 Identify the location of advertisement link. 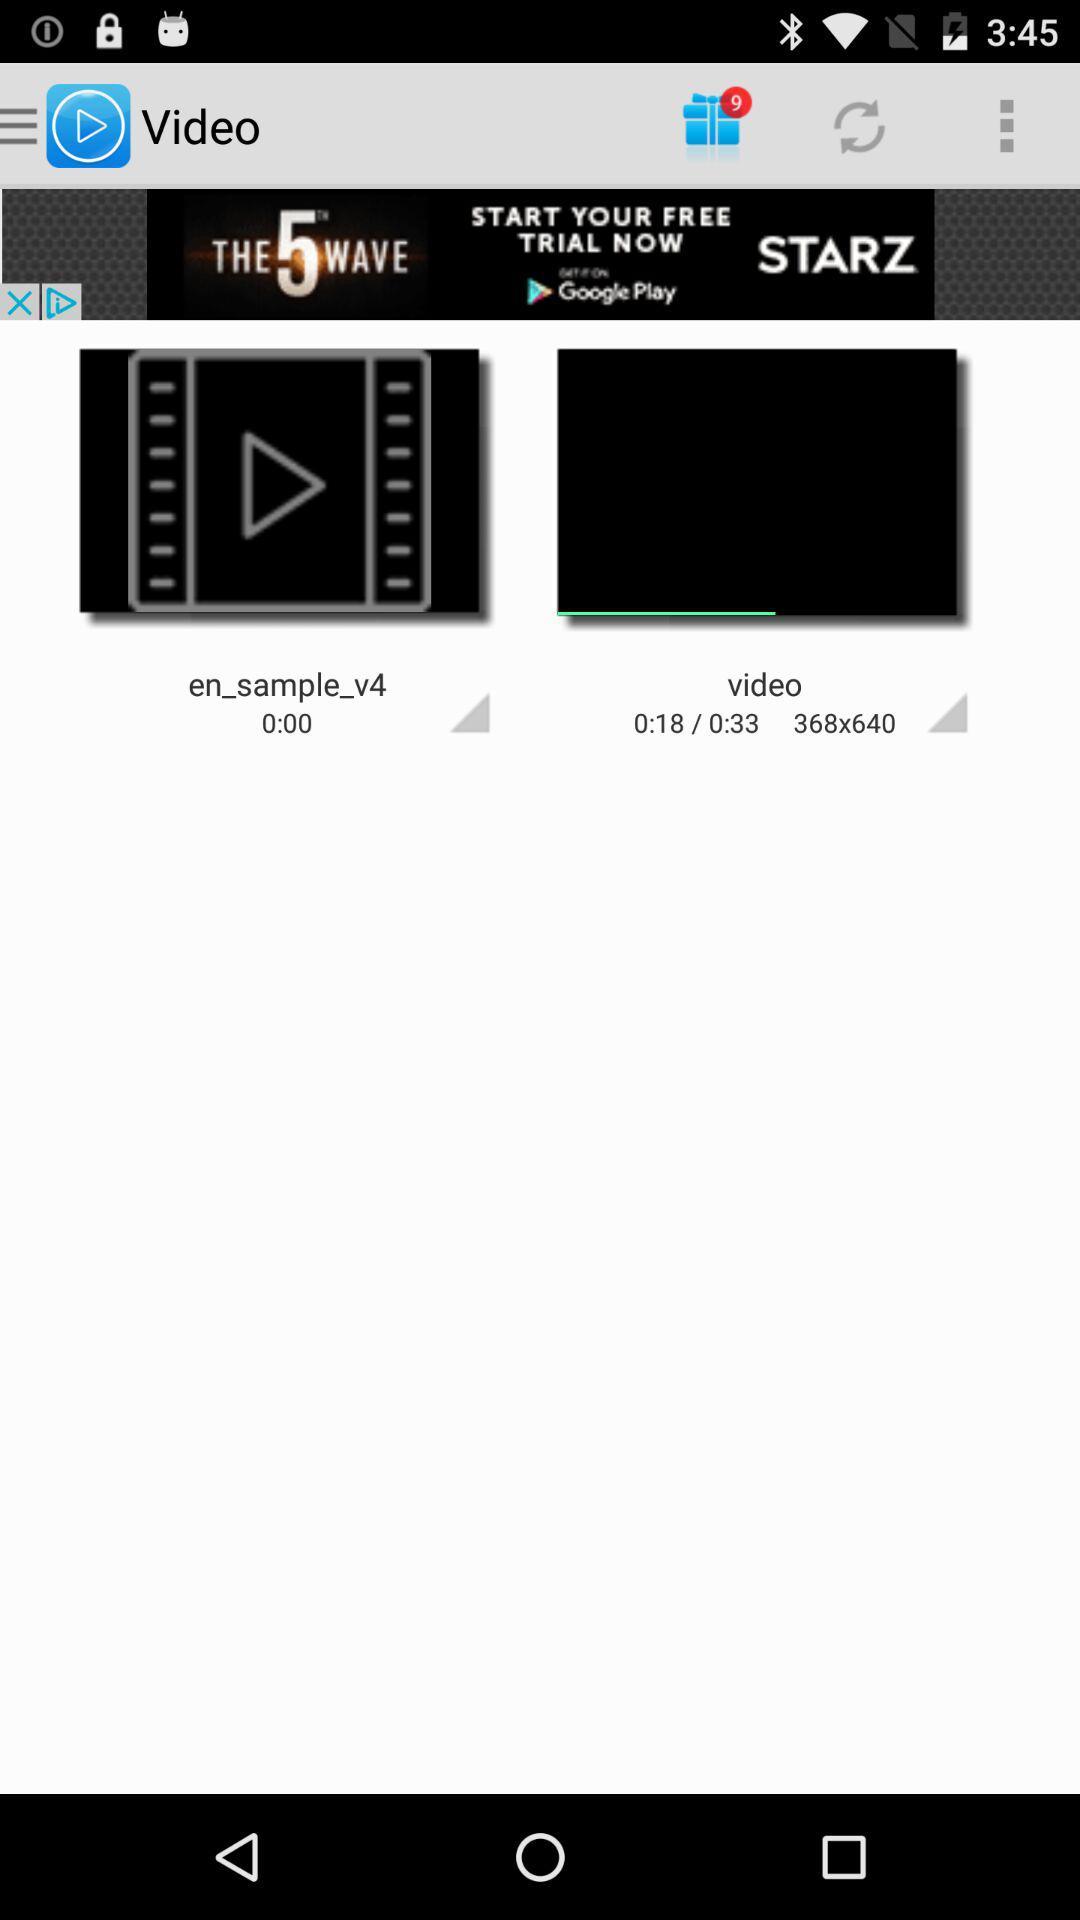
(540, 253).